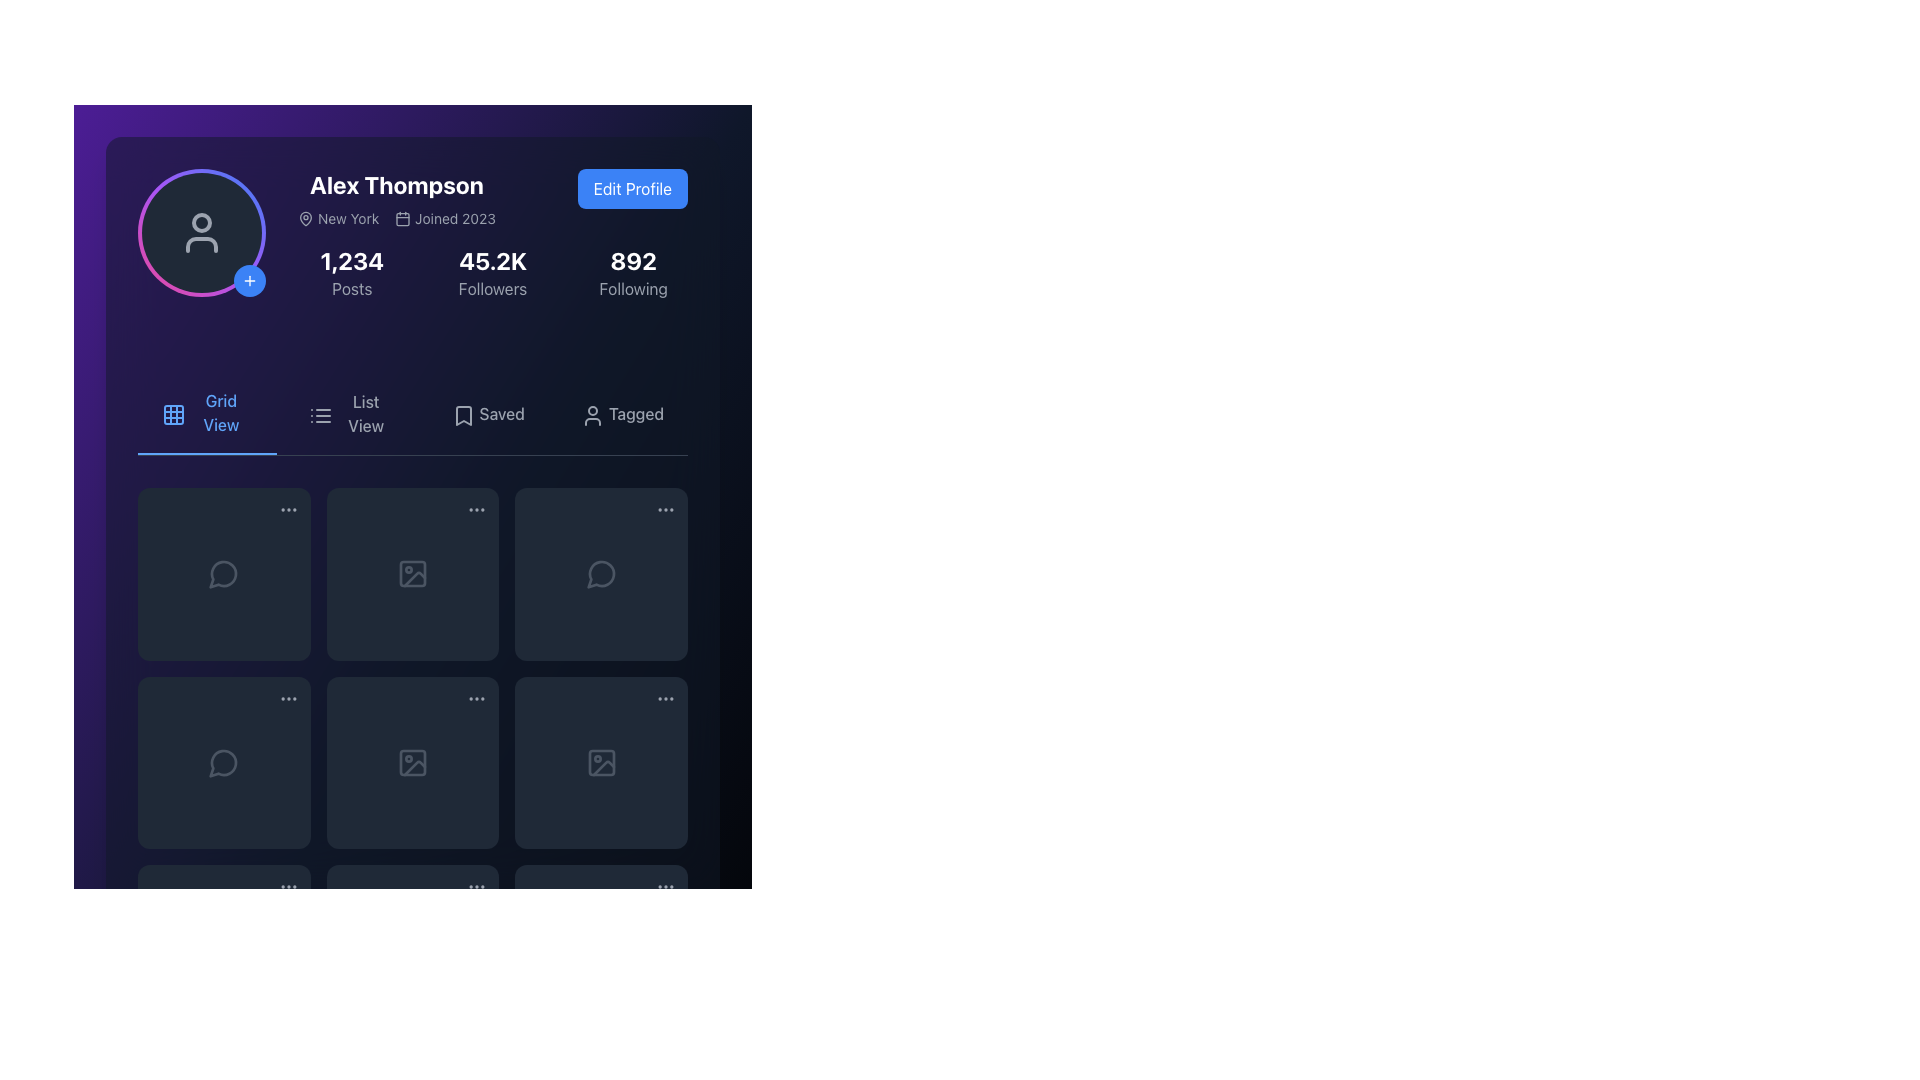 This screenshot has height=1080, width=1920. Describe the element at coordinates (320, 415) in the screenshot. I see `the view mode toggle button located in the navigation bar, positioned between the 'Grid View' icon and the 'Saved' icon, to switch view modes` at that location.